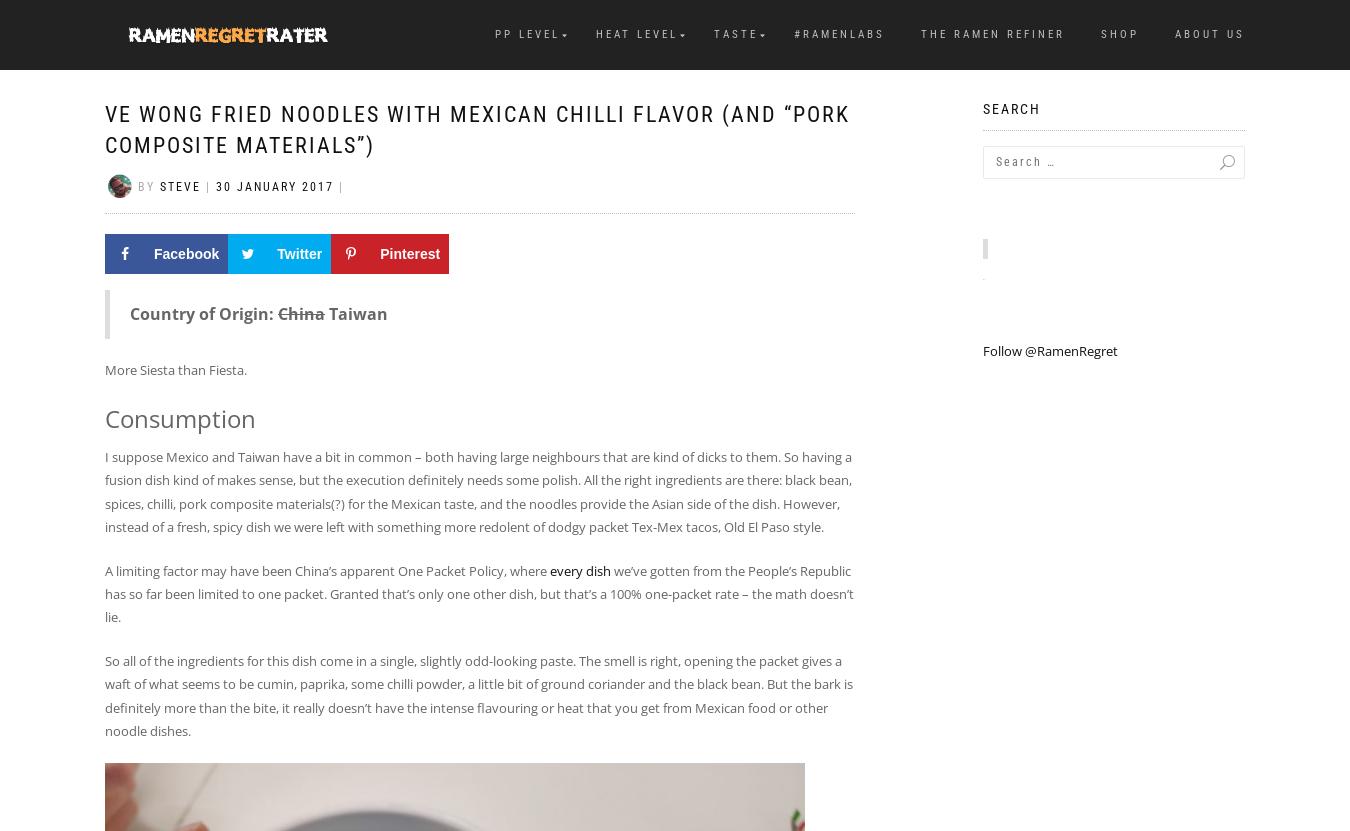  I want to click on 'Ve Wong Fried Noodles with Mexican Chilli Flavor (And “Pork Composite Materials”)', so click(476, 129).